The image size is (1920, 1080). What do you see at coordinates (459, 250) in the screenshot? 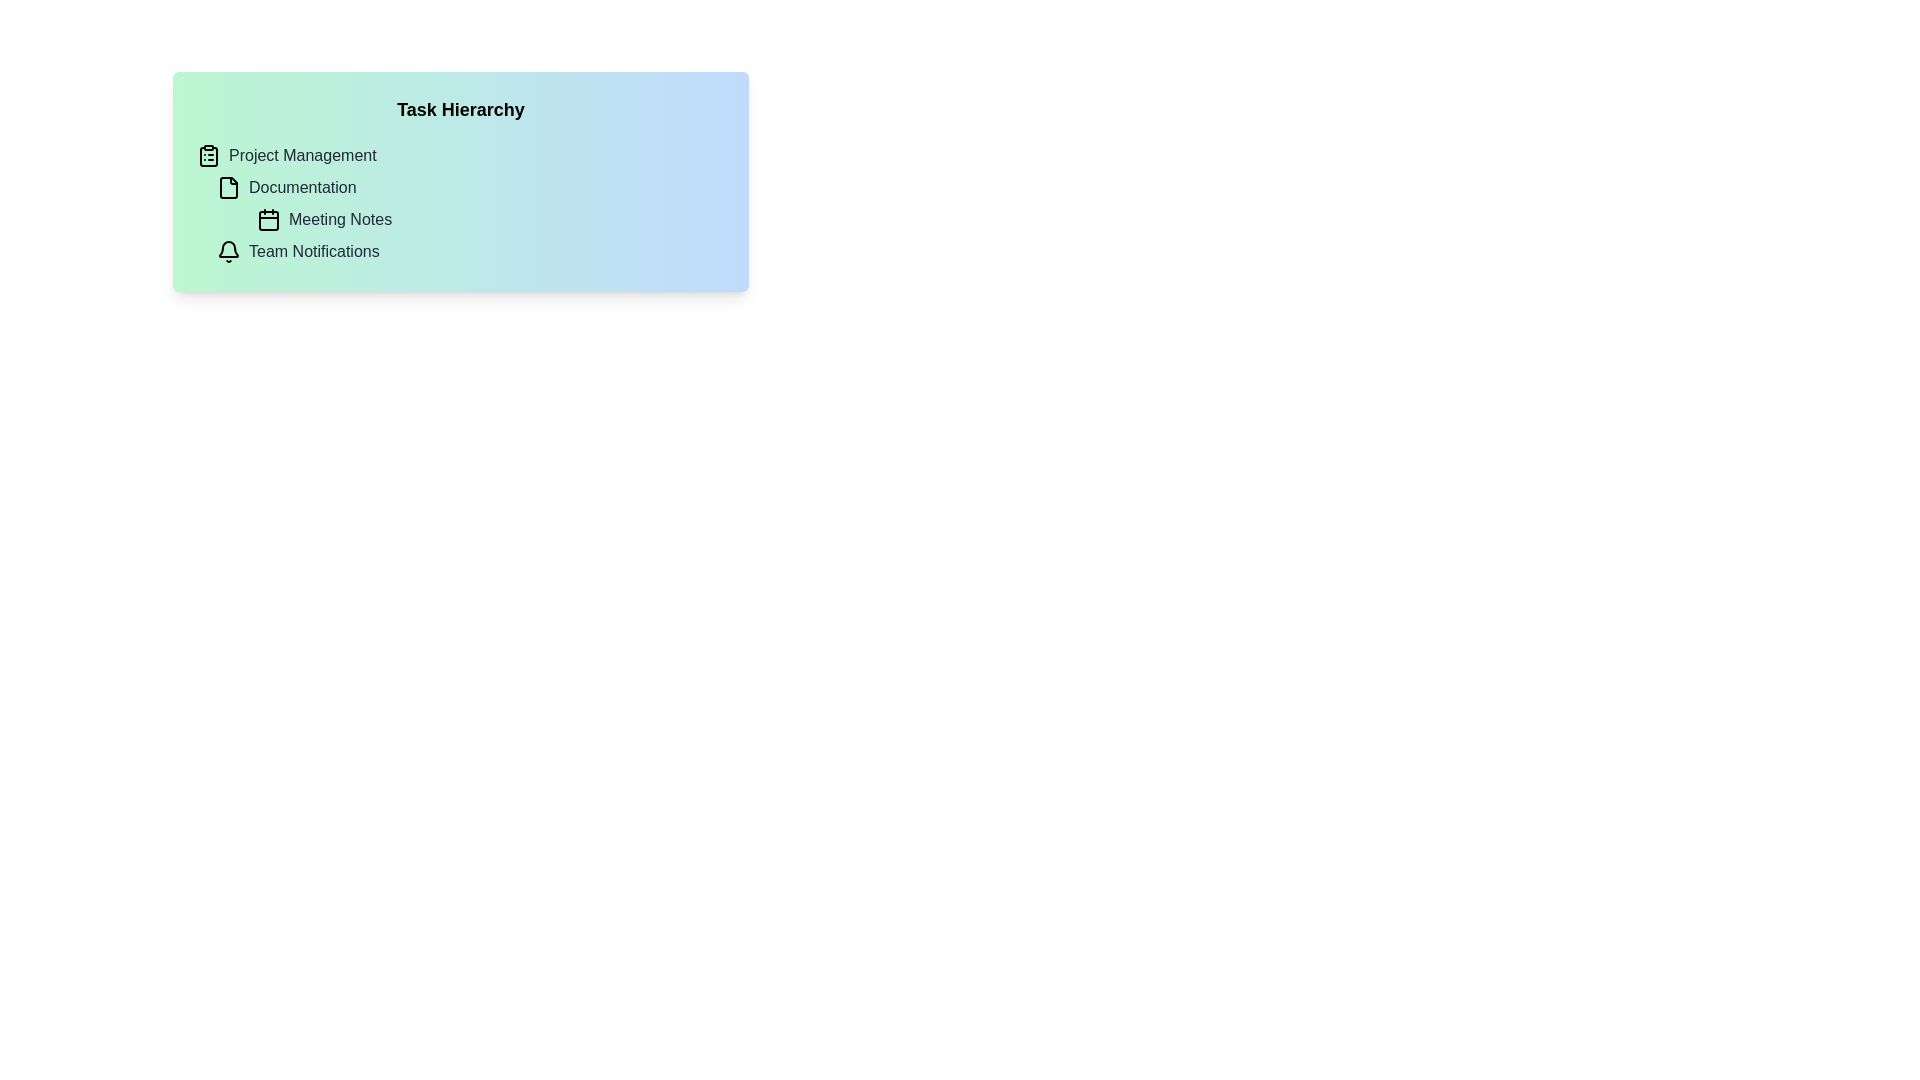
I see `the 'Team Notifications' list item, which is the fourth item under 'Task Hierarchy'` at bounding box center [459, 250].